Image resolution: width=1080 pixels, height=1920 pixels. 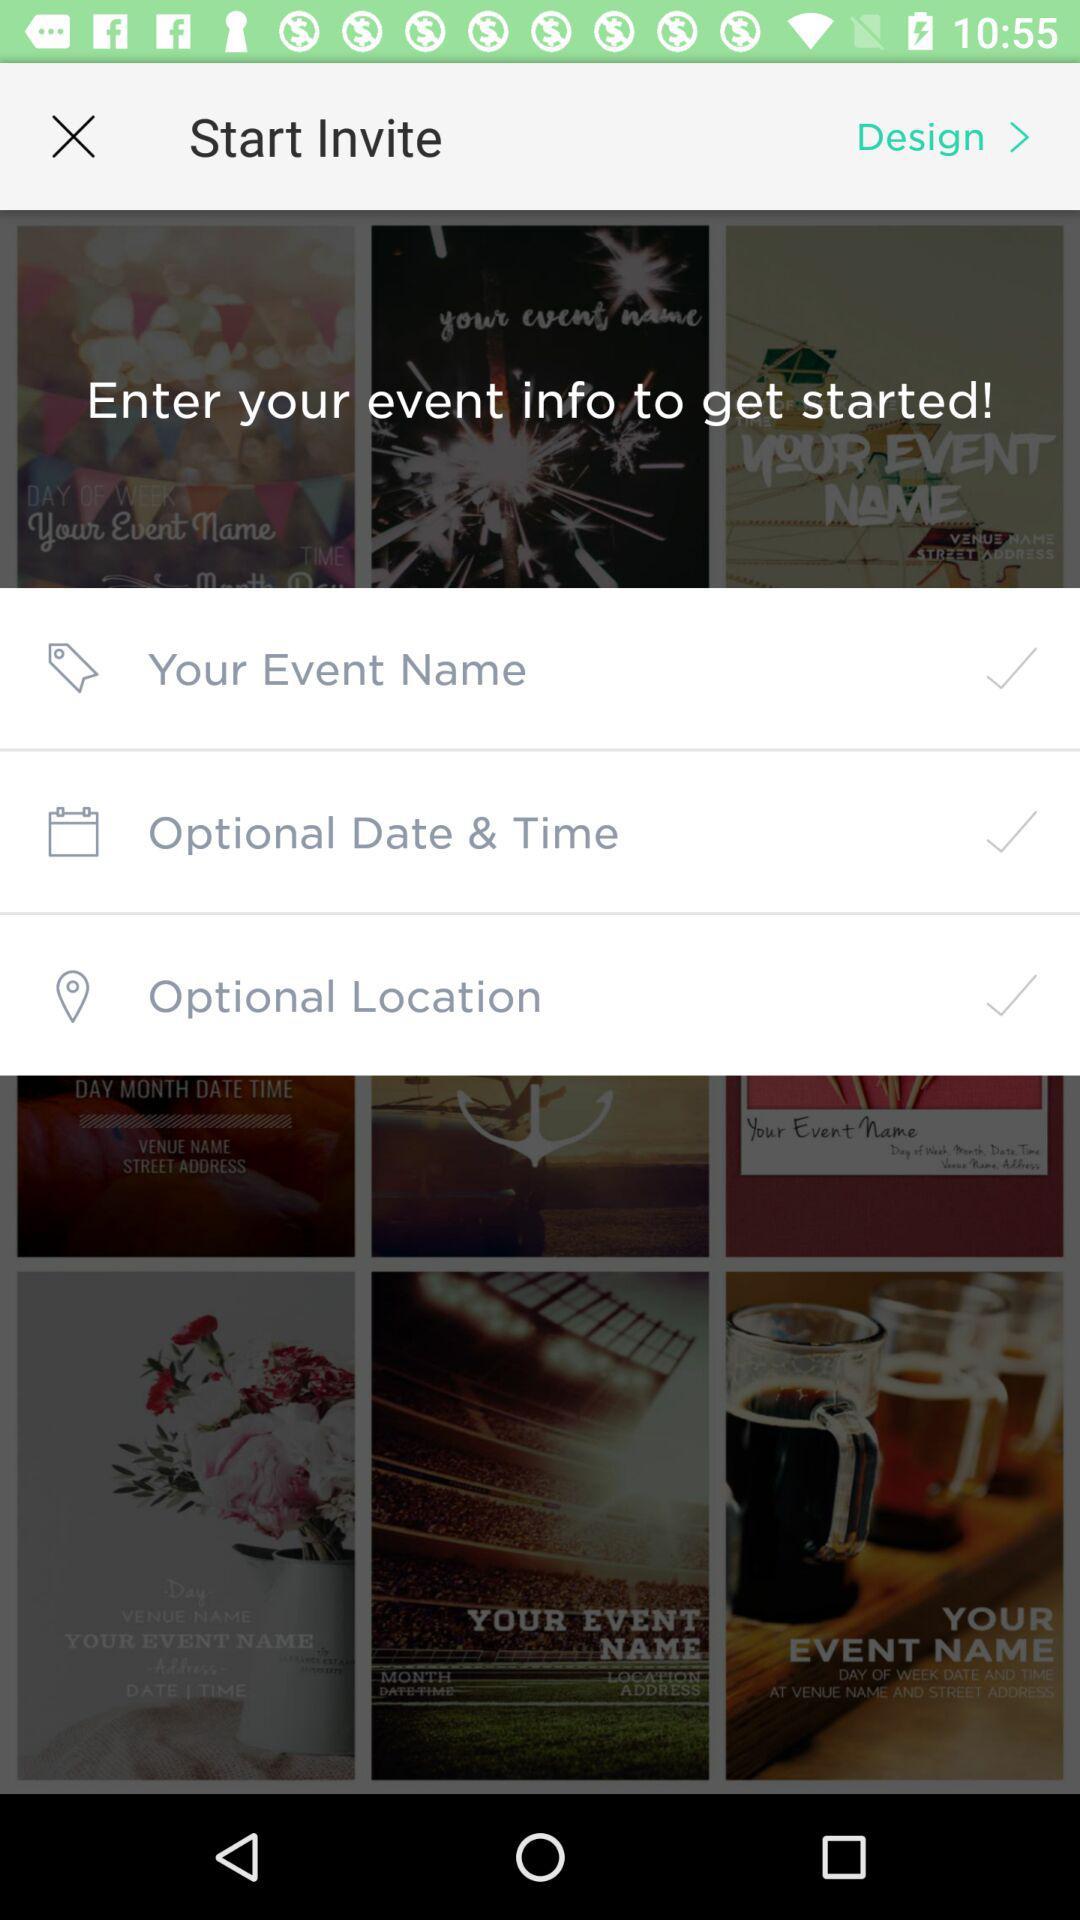 I want to click on date and time, so click(x=540, y=831).